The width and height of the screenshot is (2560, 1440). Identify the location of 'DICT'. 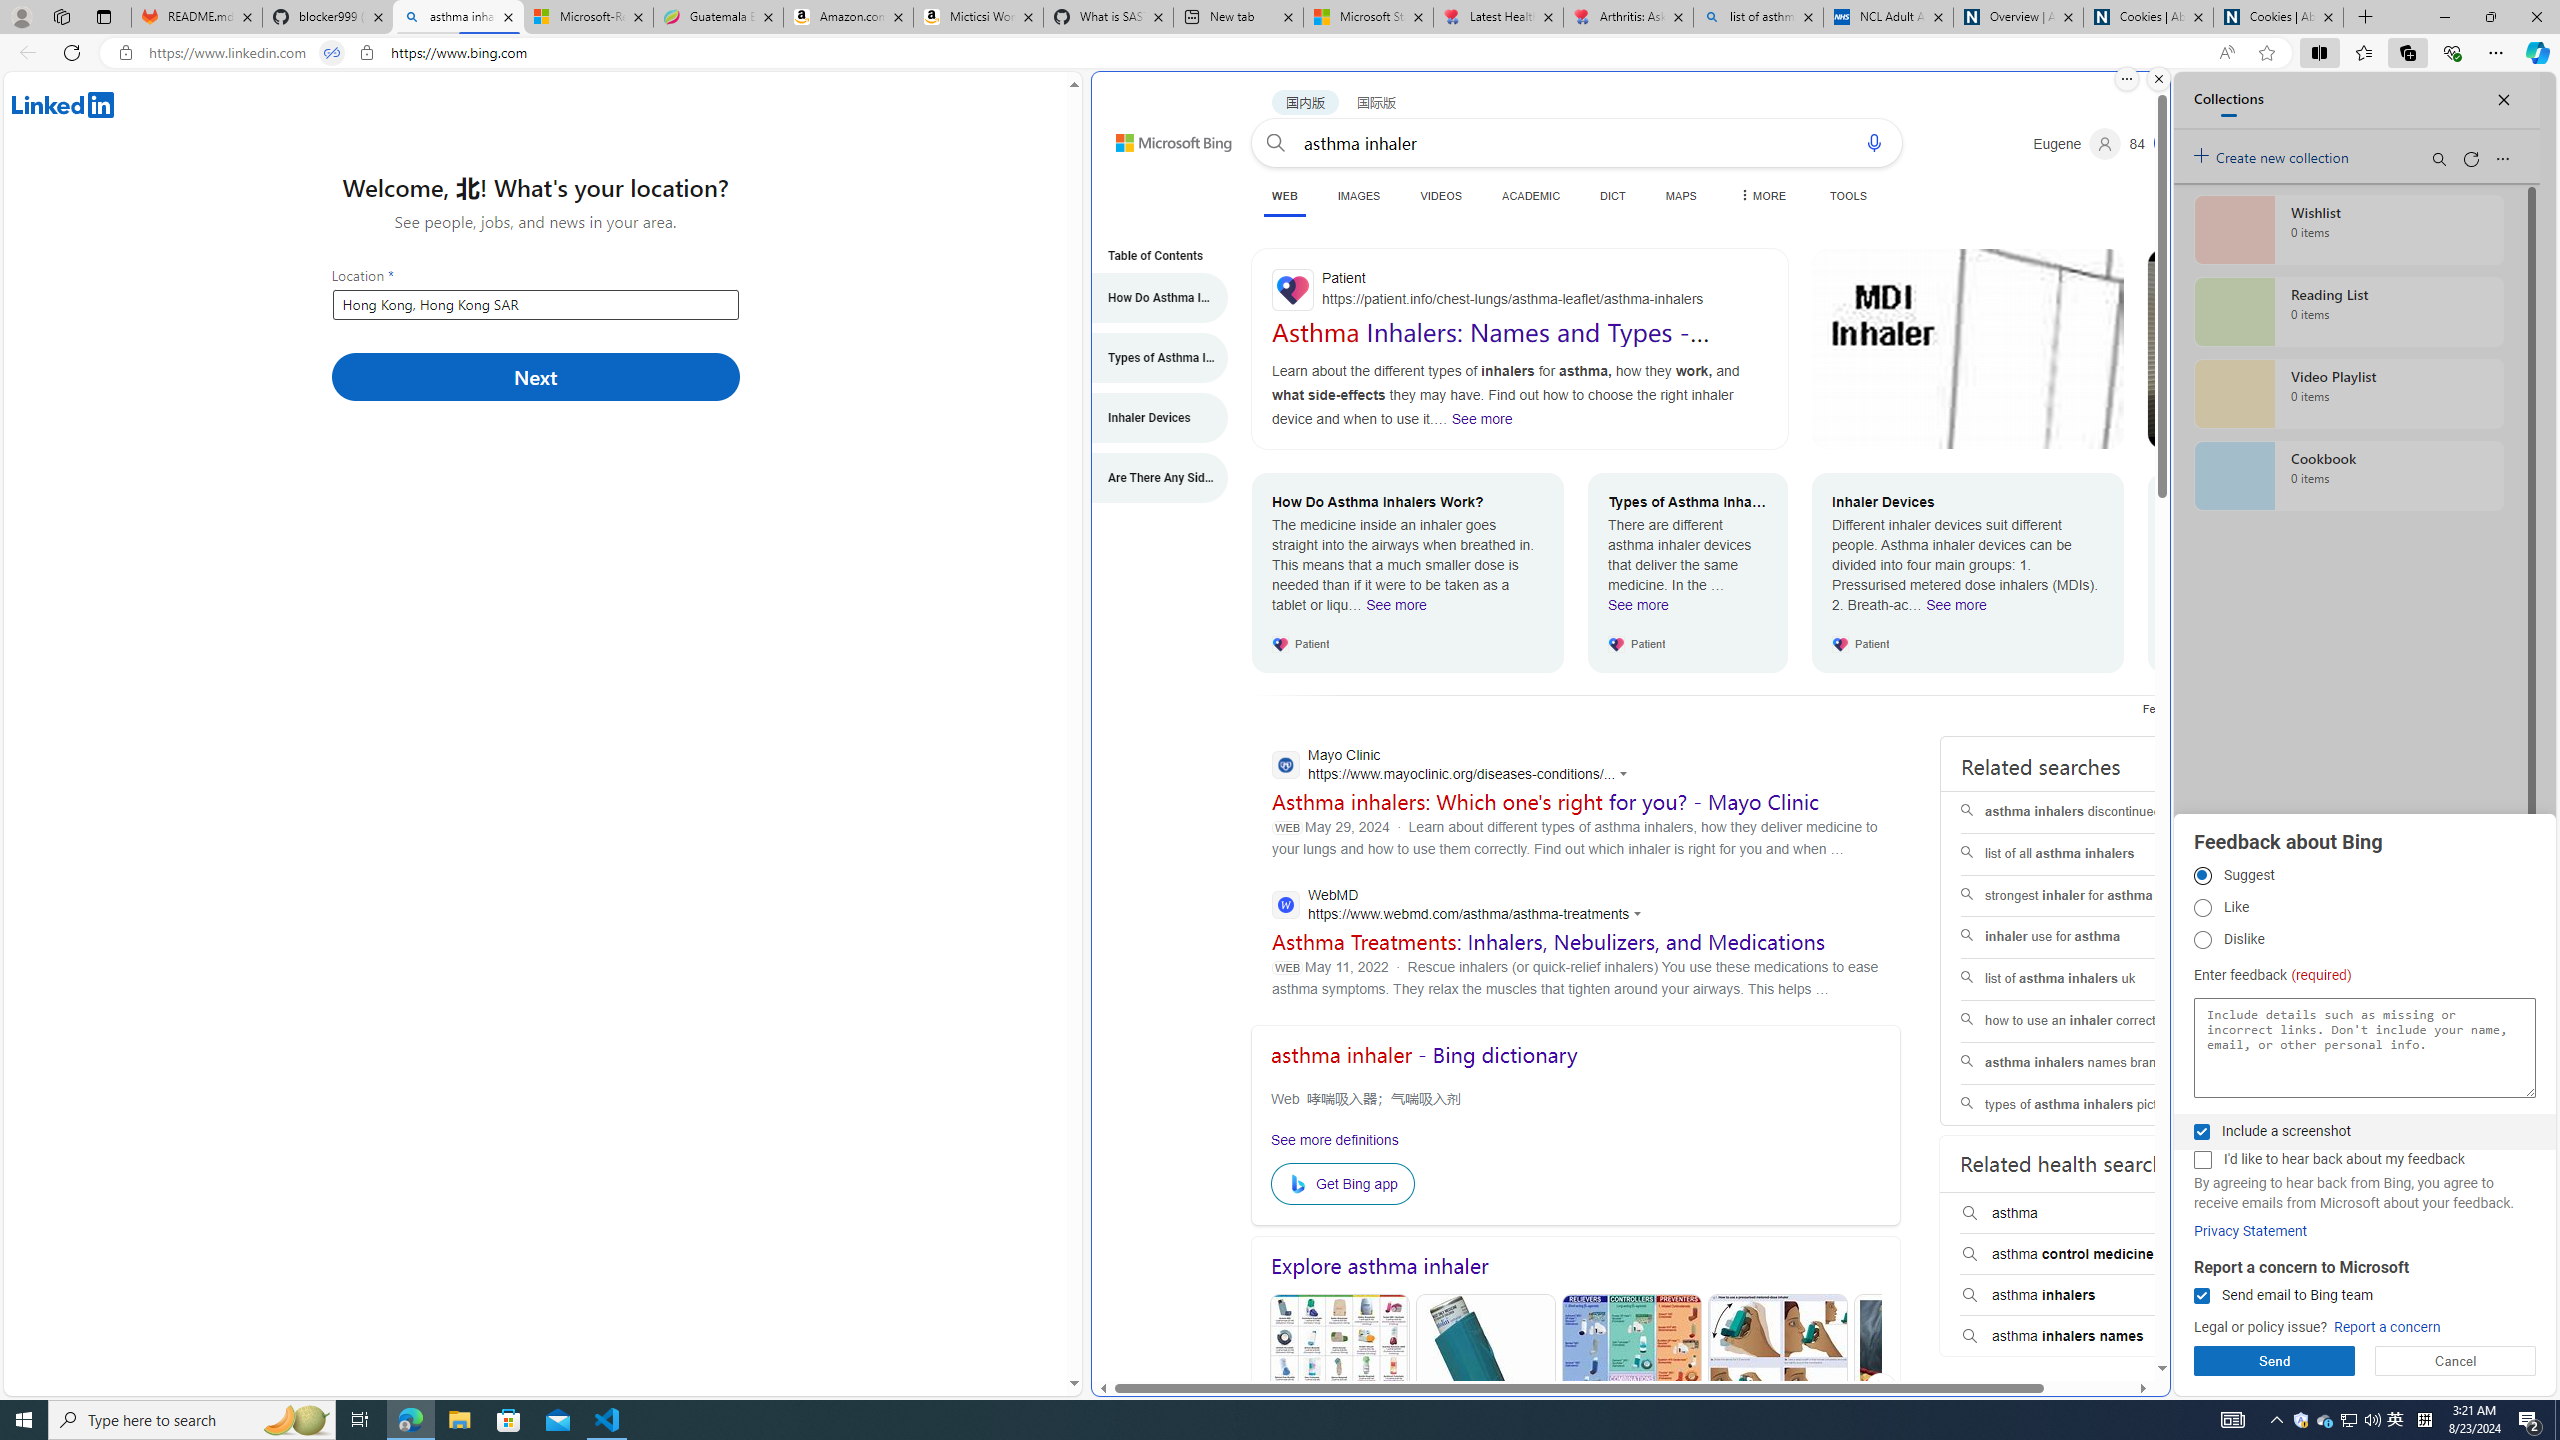
(1611, 195).